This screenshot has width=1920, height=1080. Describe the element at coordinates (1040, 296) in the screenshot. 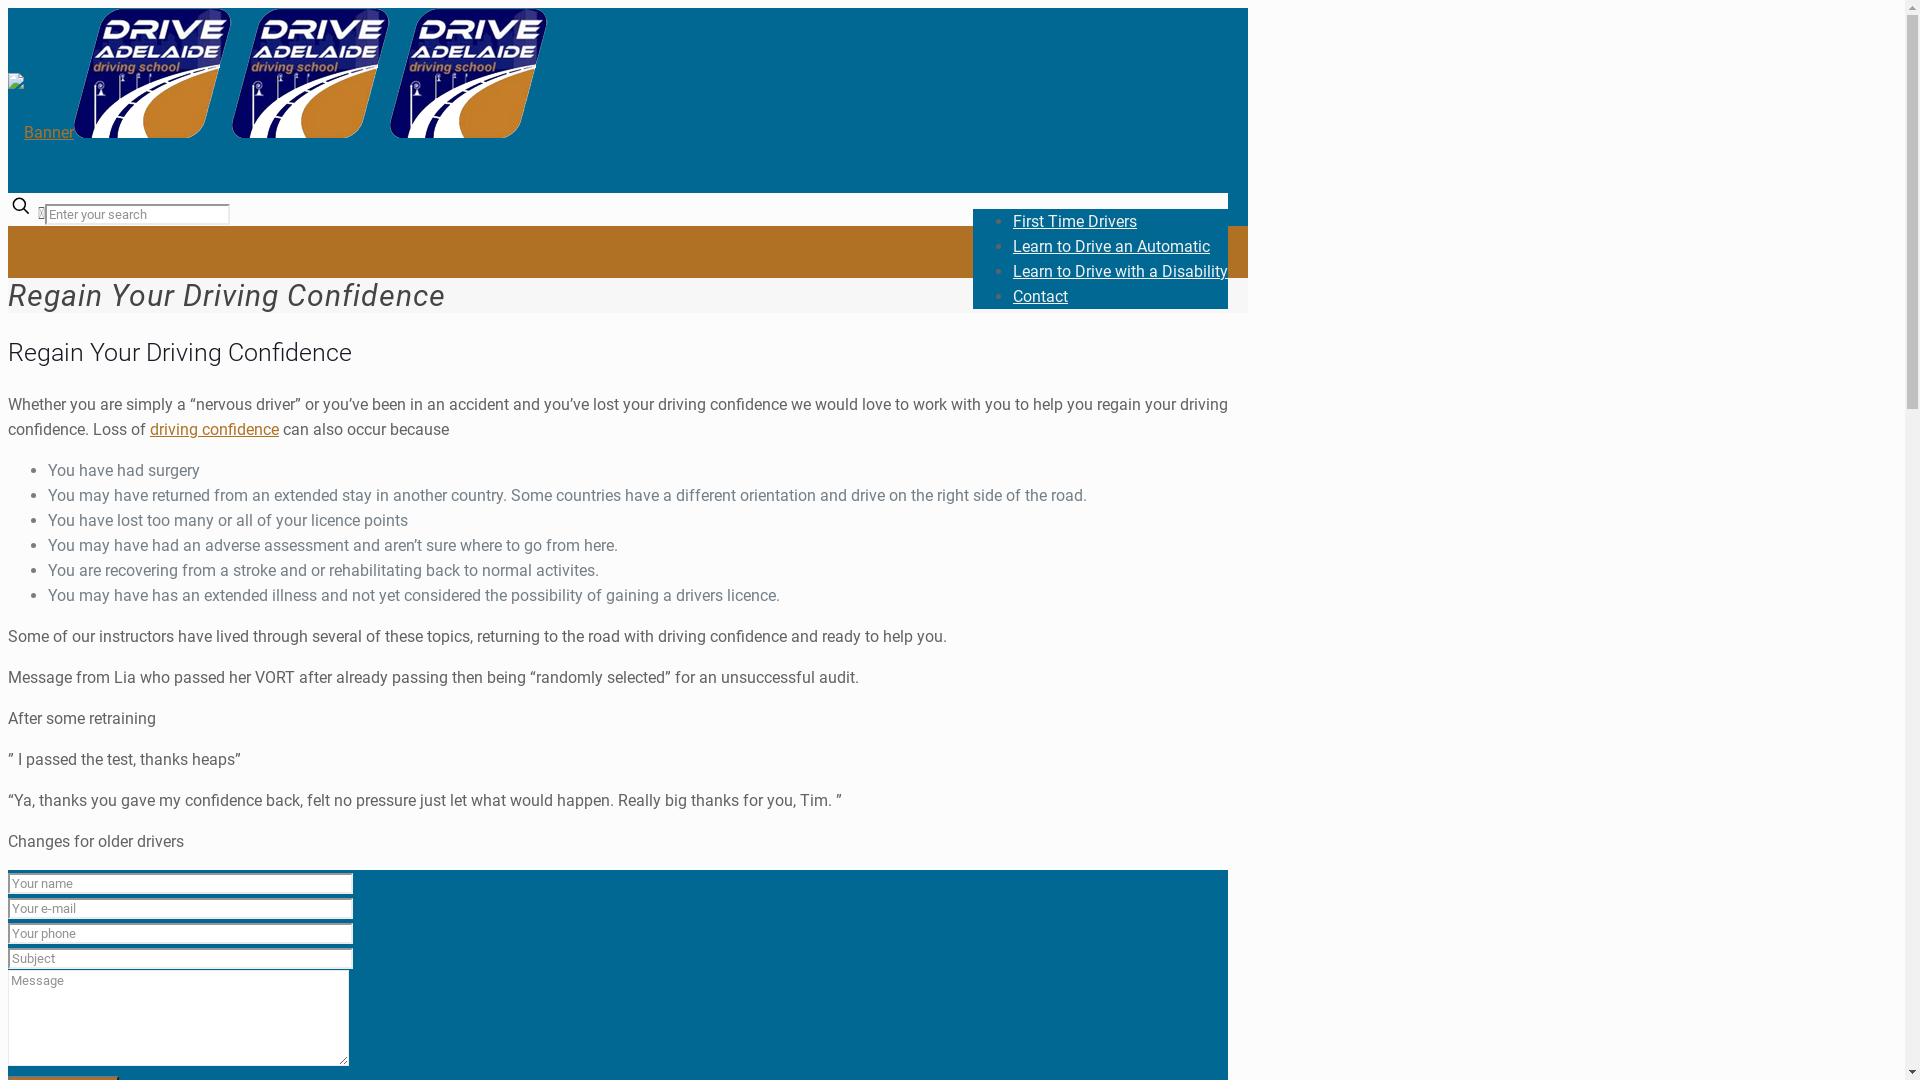

I see `'Contact'` at that location.